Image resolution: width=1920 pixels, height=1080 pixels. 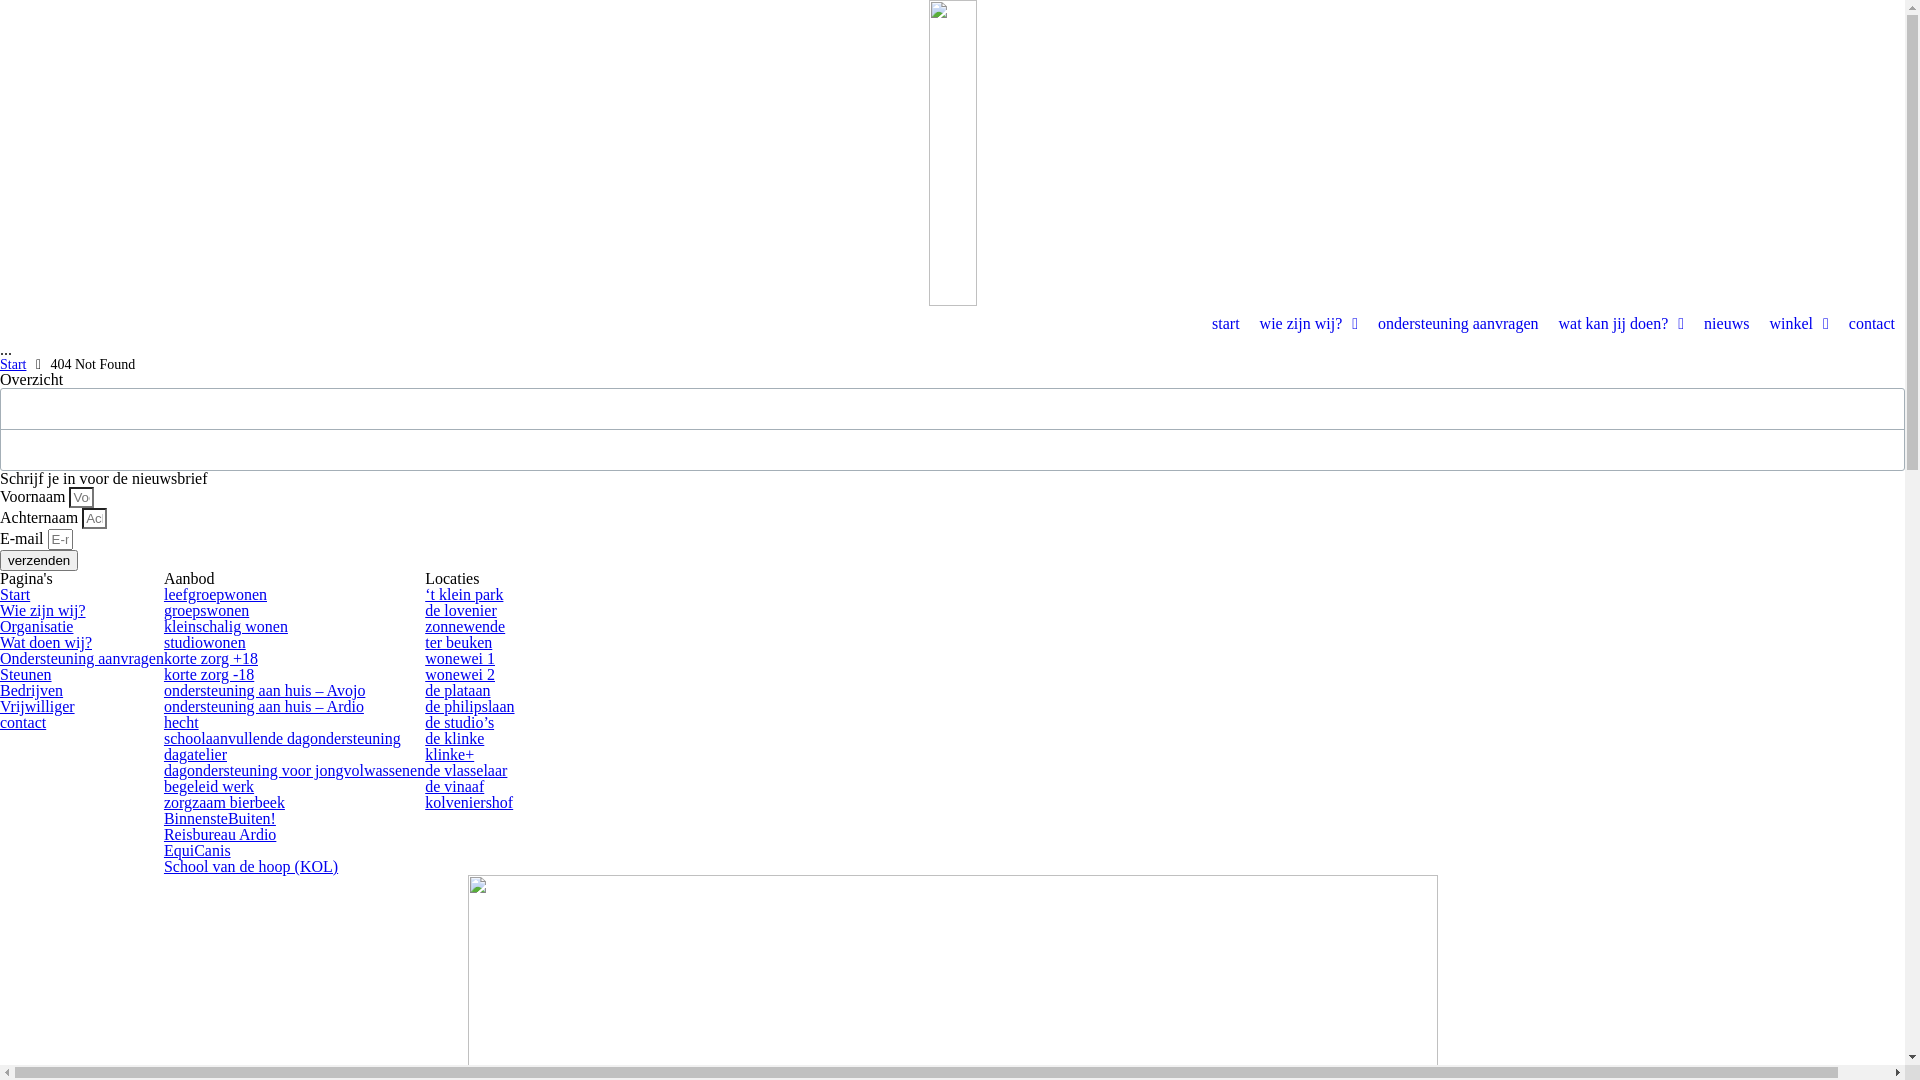 I want to click on 'de lovenier', so click(x=459, y=609).